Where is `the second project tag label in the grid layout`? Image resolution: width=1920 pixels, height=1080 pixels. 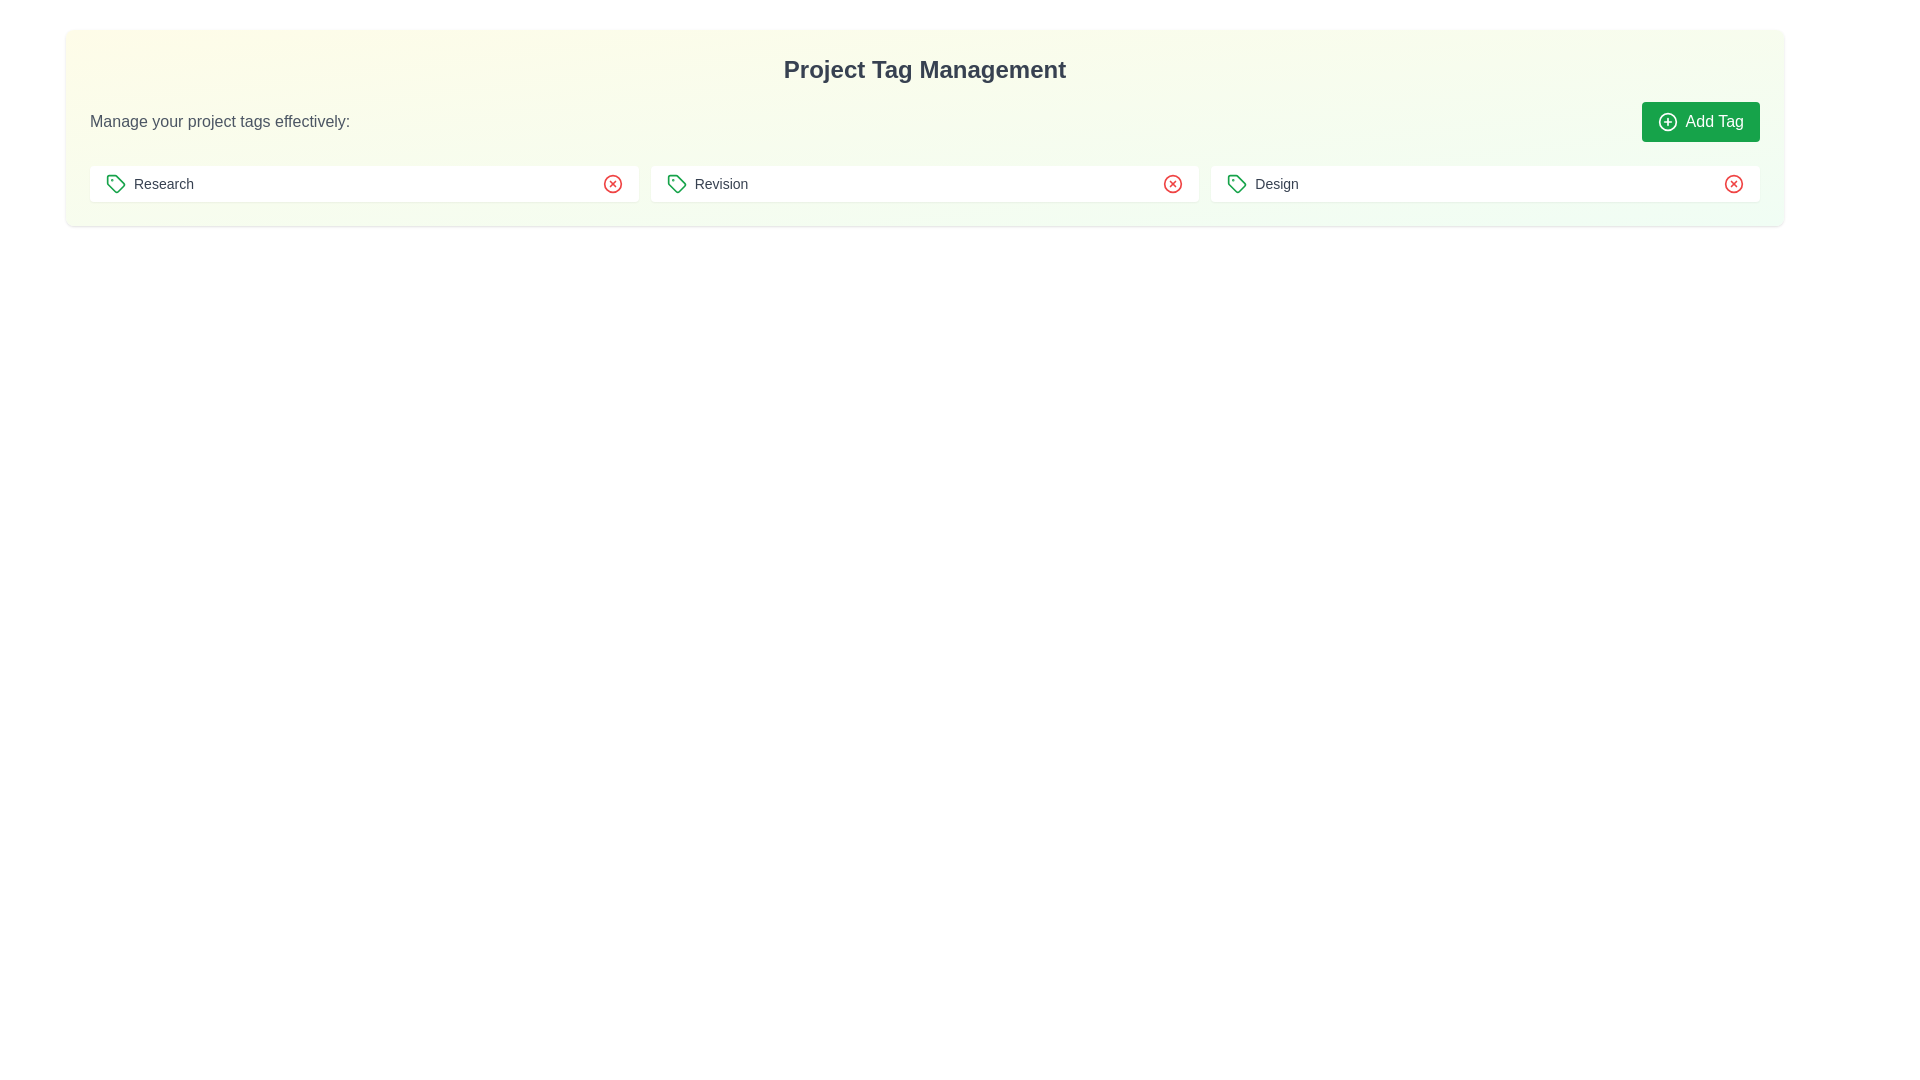
the second project tag label in the grid layout is located at coordinates (707, 184).